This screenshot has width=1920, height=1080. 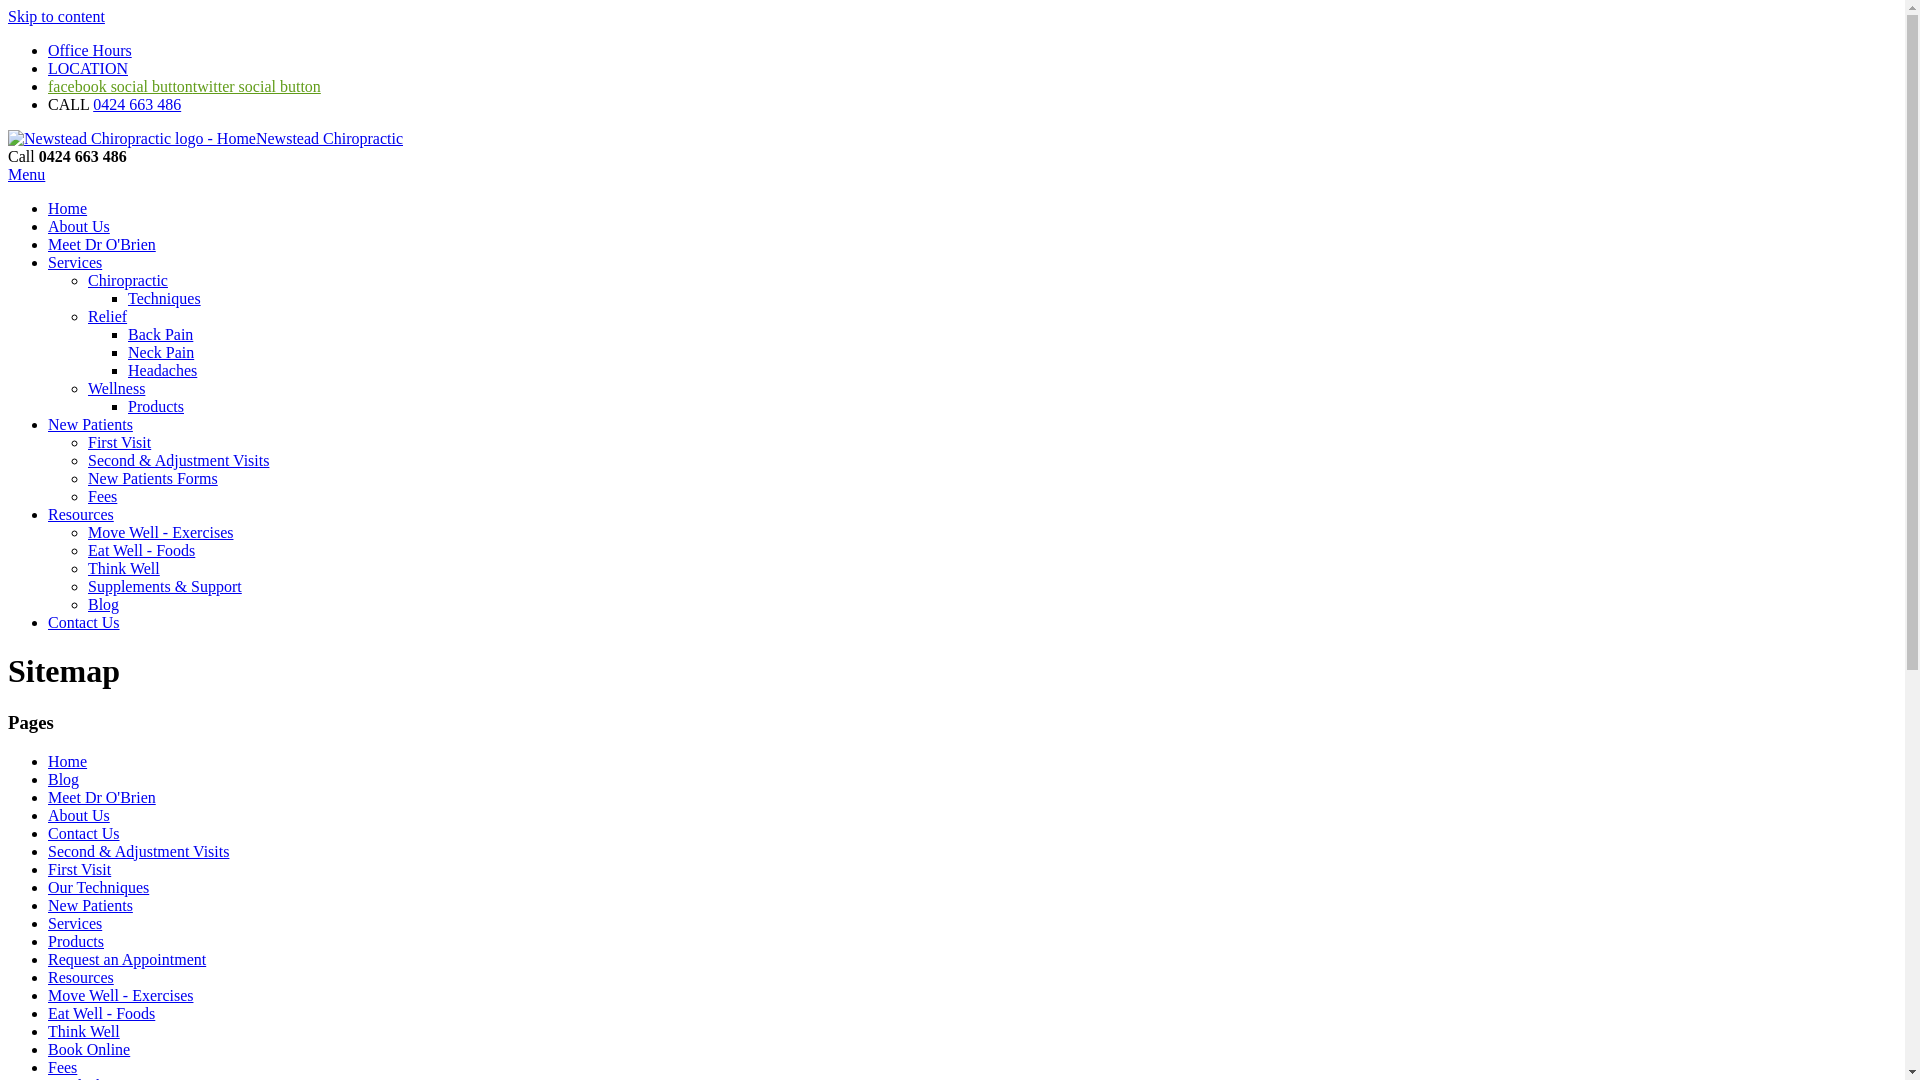 I want to click on 'twitter social button', so click(x=256, y=85).